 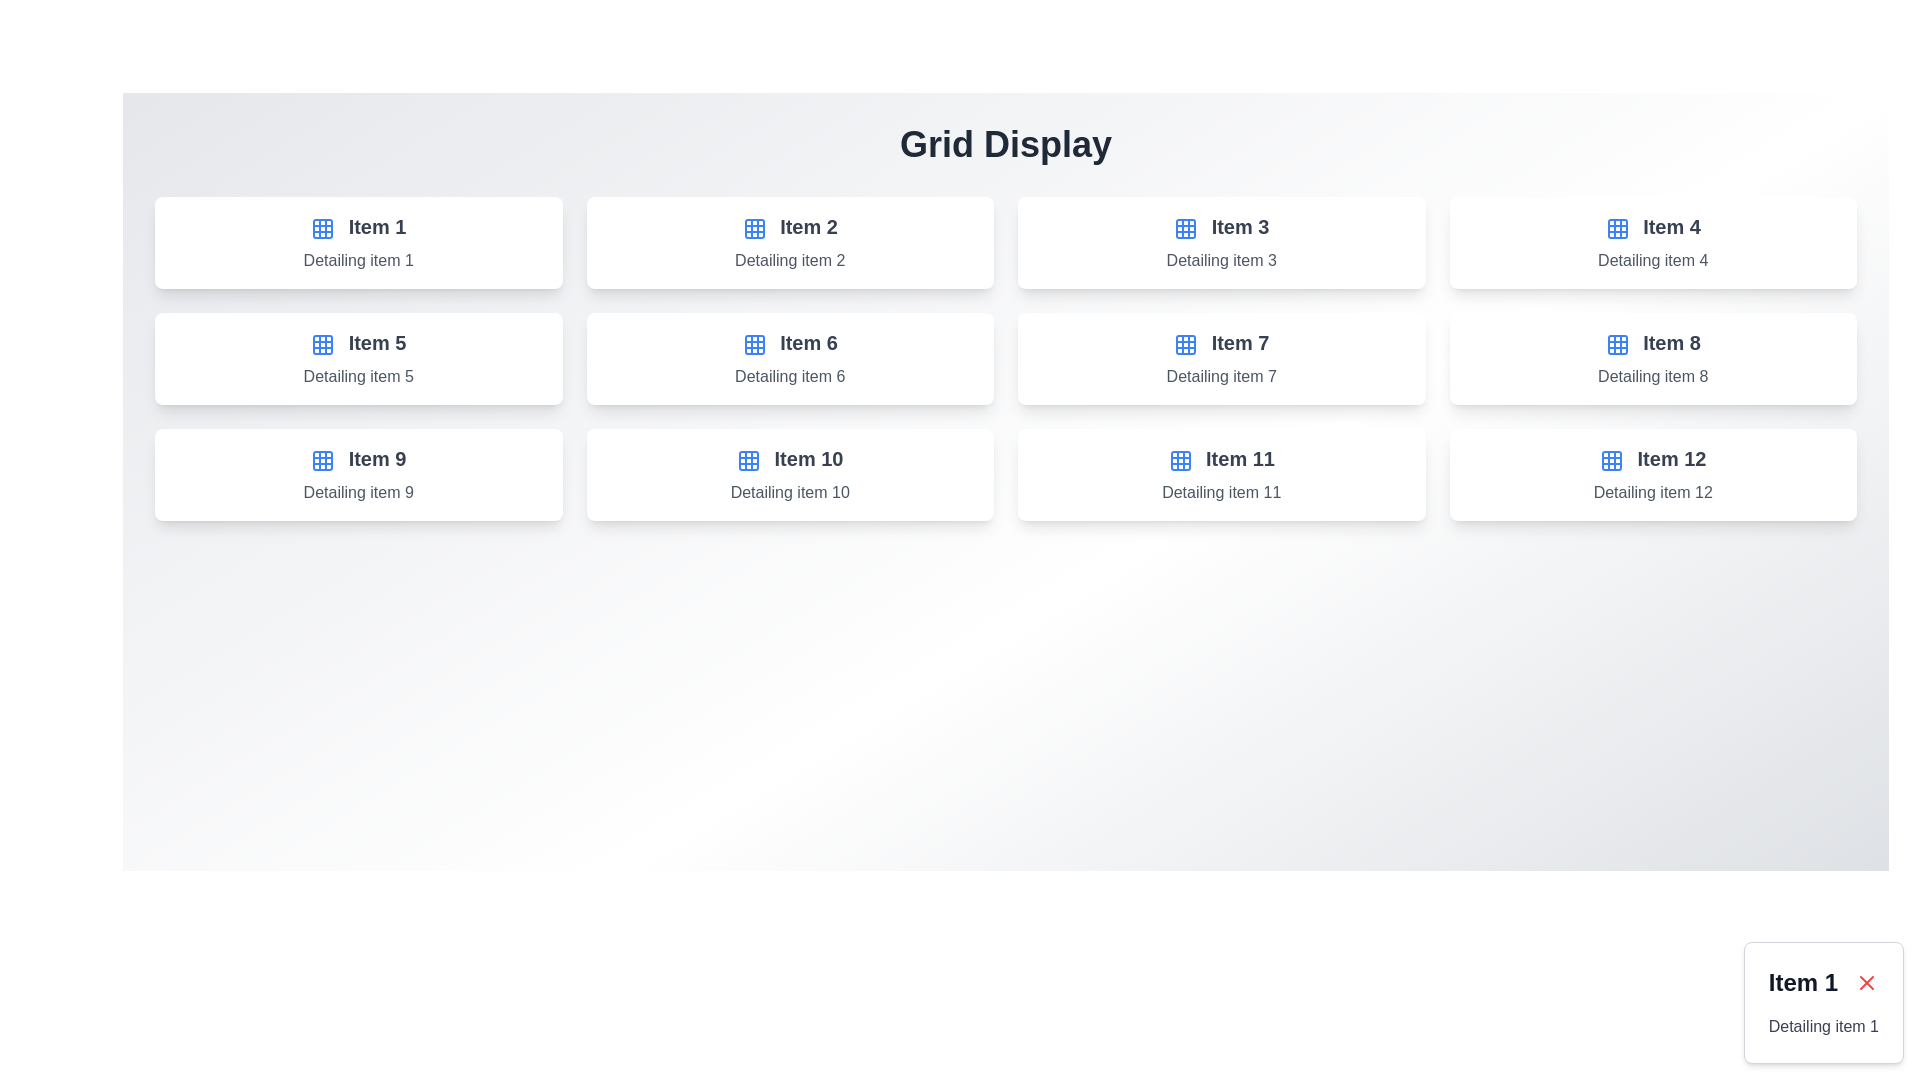 What do you see at coordinates (1220, 493) in the screenshot?
I see `descriptive label text located within the 'Item 11' card, which is positioned in the bottom row, third from the left in a 4x3 grid layout, and is the second text element below the icon and title` at bounding box center [1220, 493].